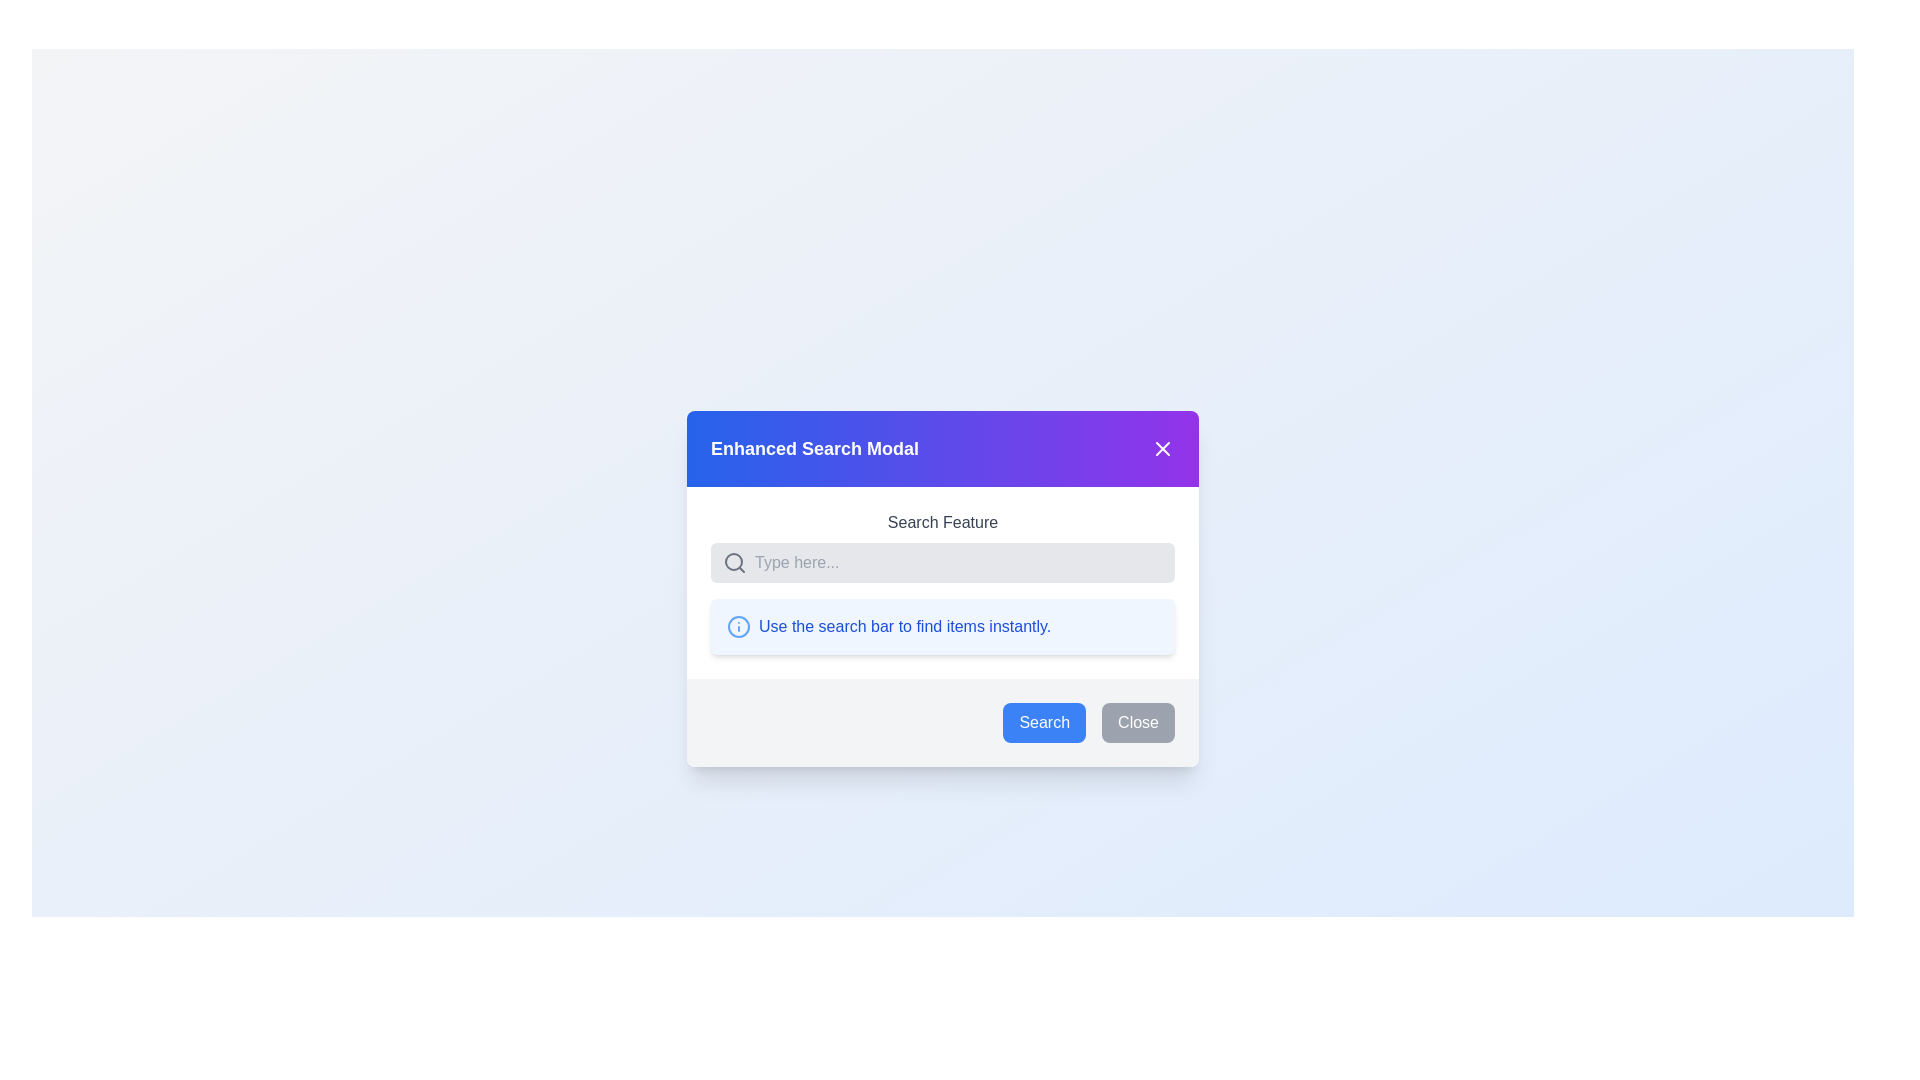 This screenshot has height=1080, width=1920. I want to click on the 'Search Feature' text label, which is displayed in dark gray color and located at the top portion of the card titled 'Enhanced Search Modal', so click(941, 522).